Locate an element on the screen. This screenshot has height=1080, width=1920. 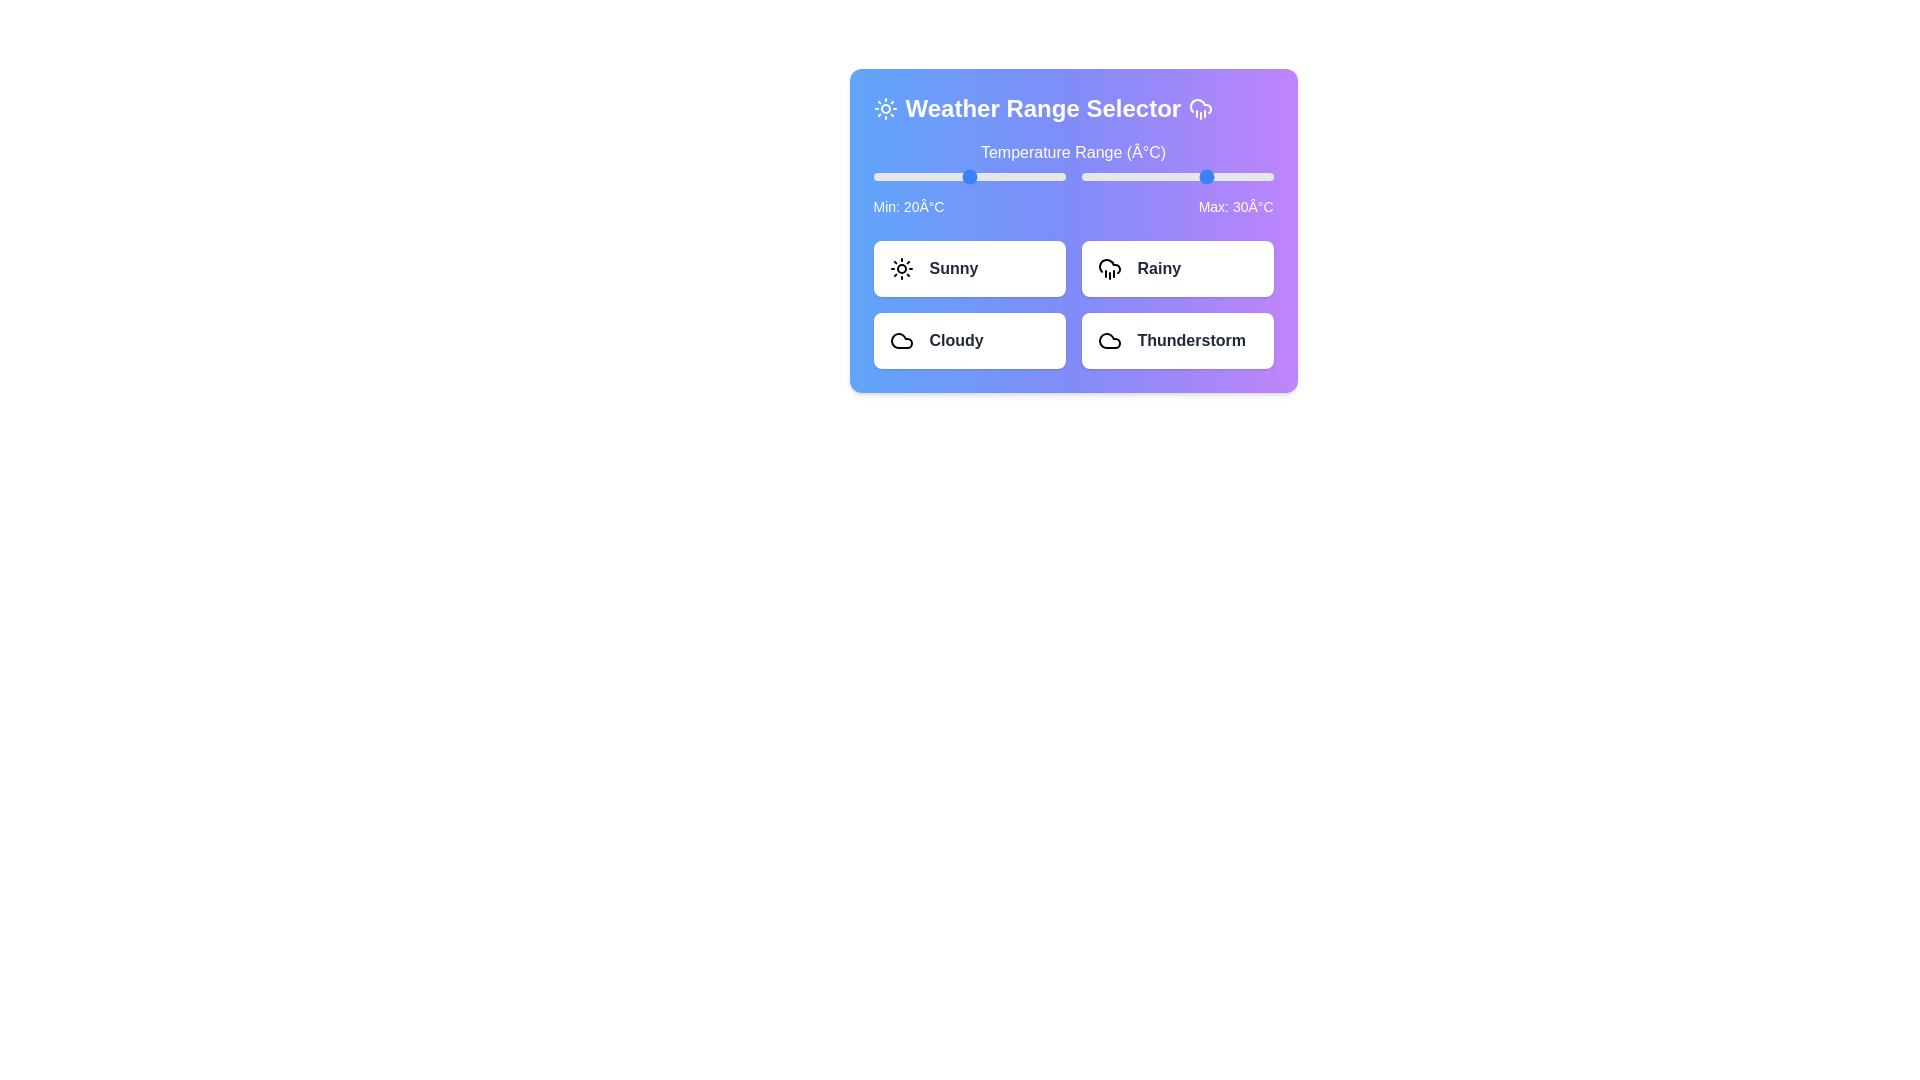
the minimum temperature range slider to 20°C is located at coordinates (969, 176).